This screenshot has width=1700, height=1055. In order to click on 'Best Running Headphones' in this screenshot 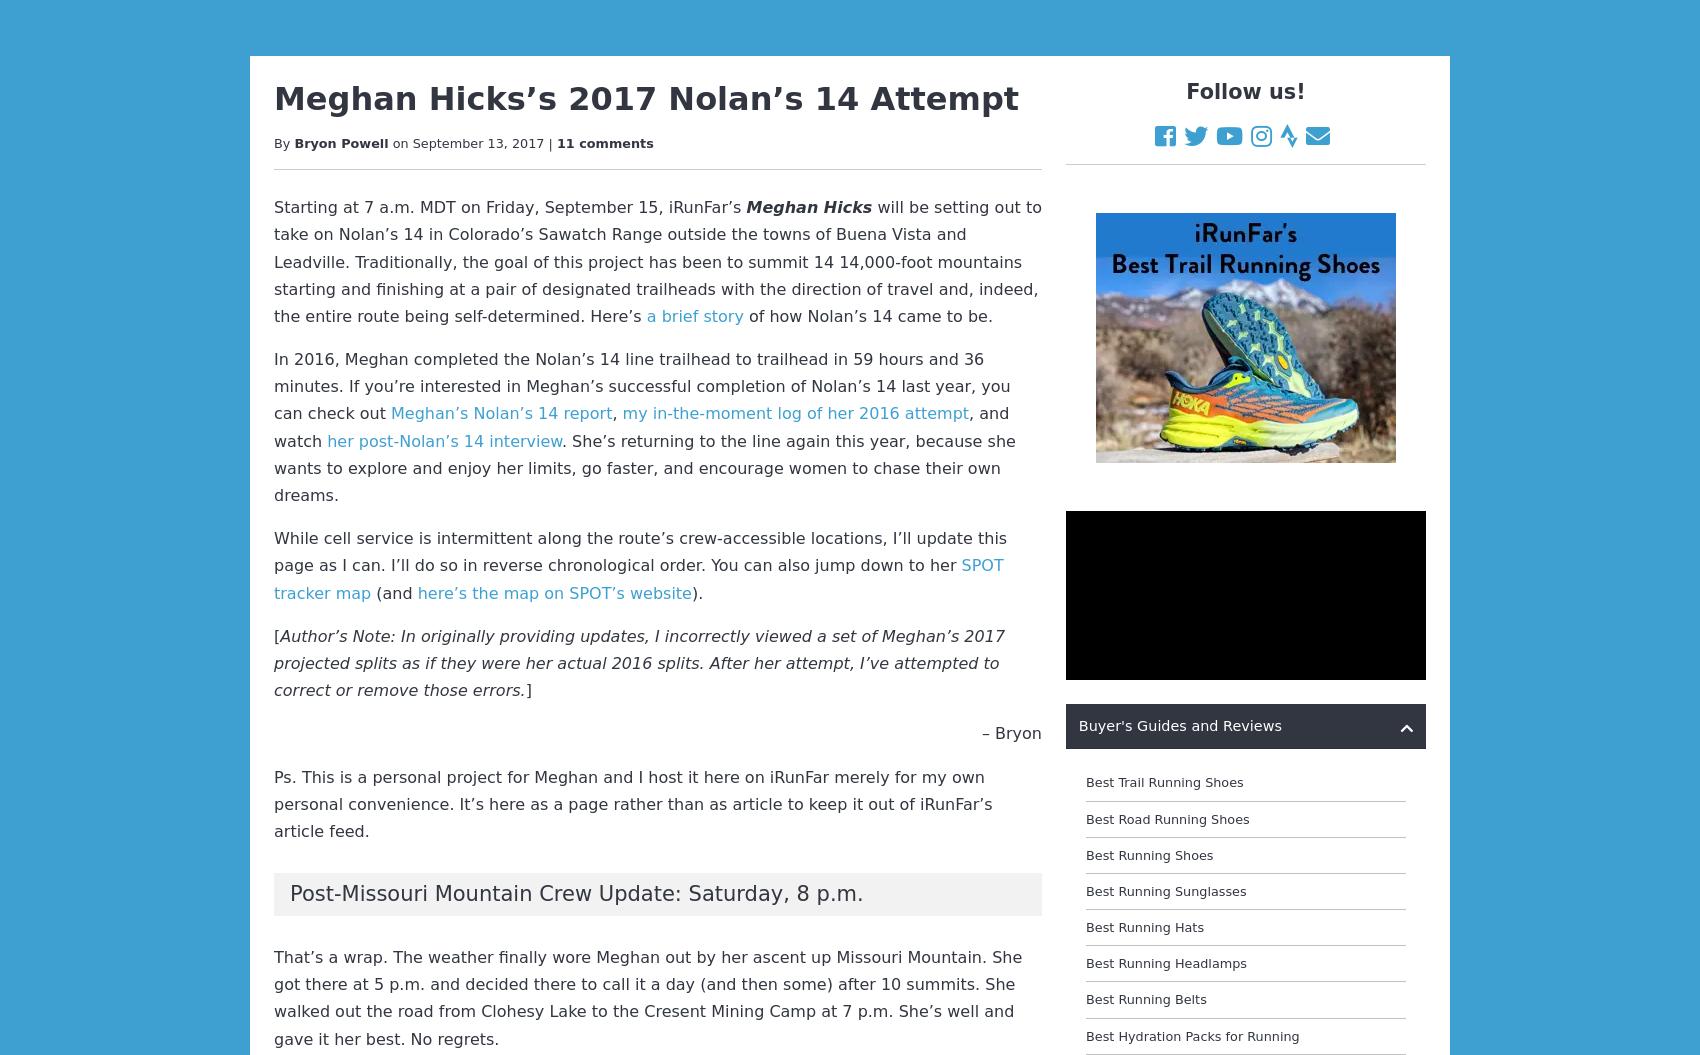, I will do `click(1169, 711)`.